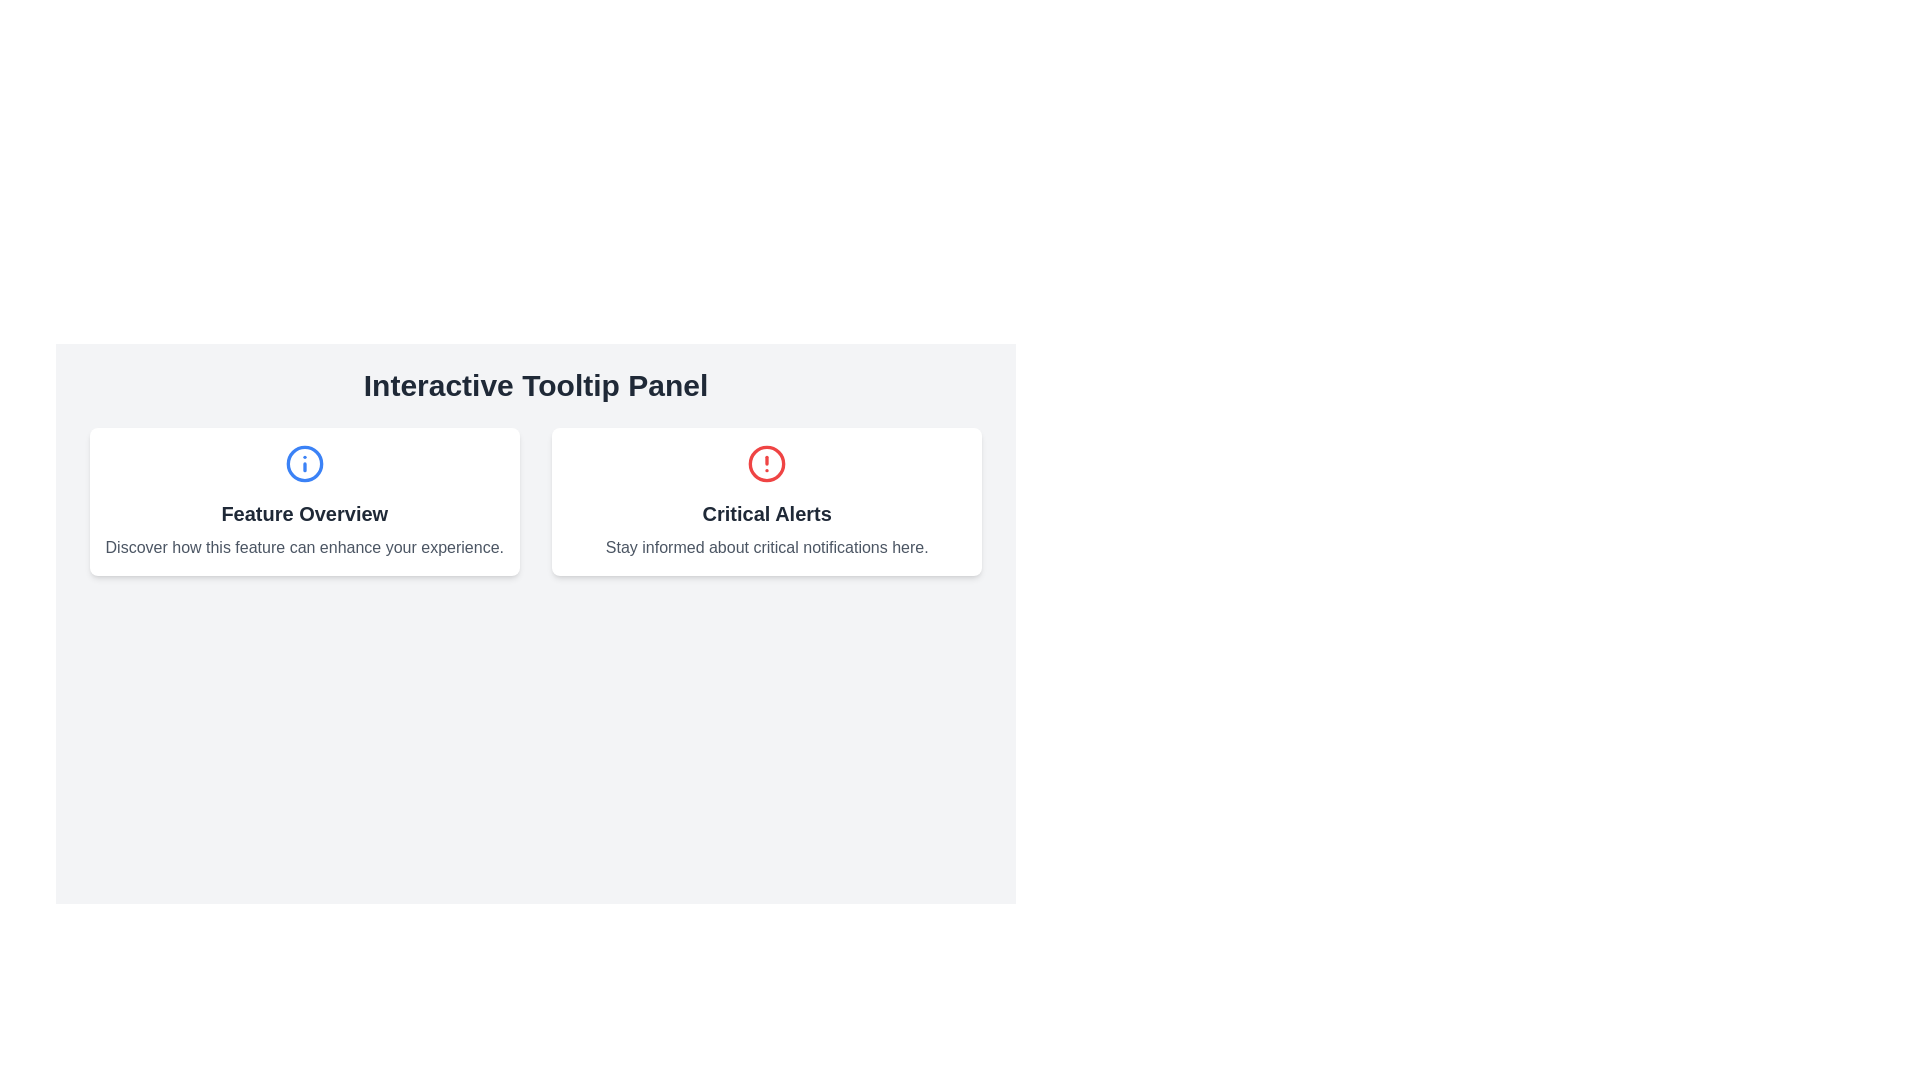  I want to click on the decorative graphic SVG circle element located within the informative icon above the 'Feature Overview' text in the left card of the interface, so click(303, 463).